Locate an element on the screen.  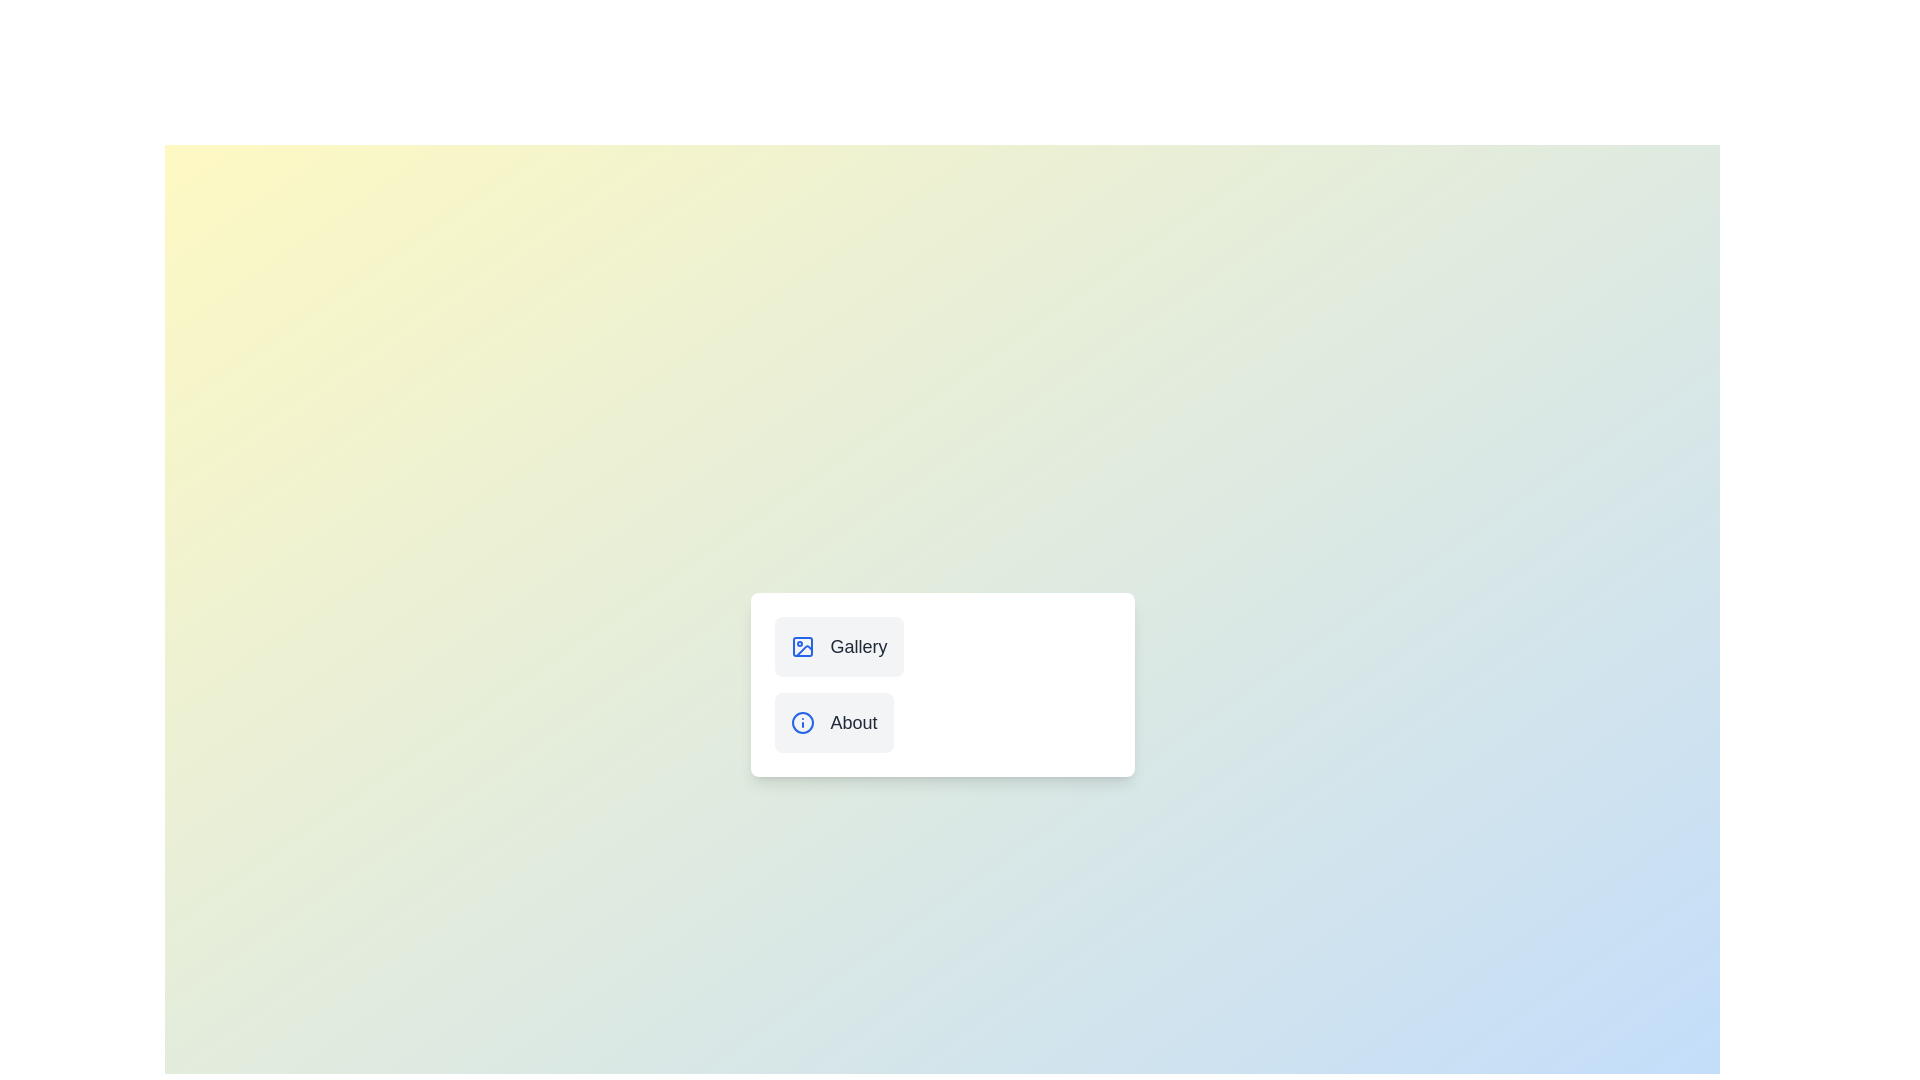
the About button to change the menu state is located at coordinates (834, 722).